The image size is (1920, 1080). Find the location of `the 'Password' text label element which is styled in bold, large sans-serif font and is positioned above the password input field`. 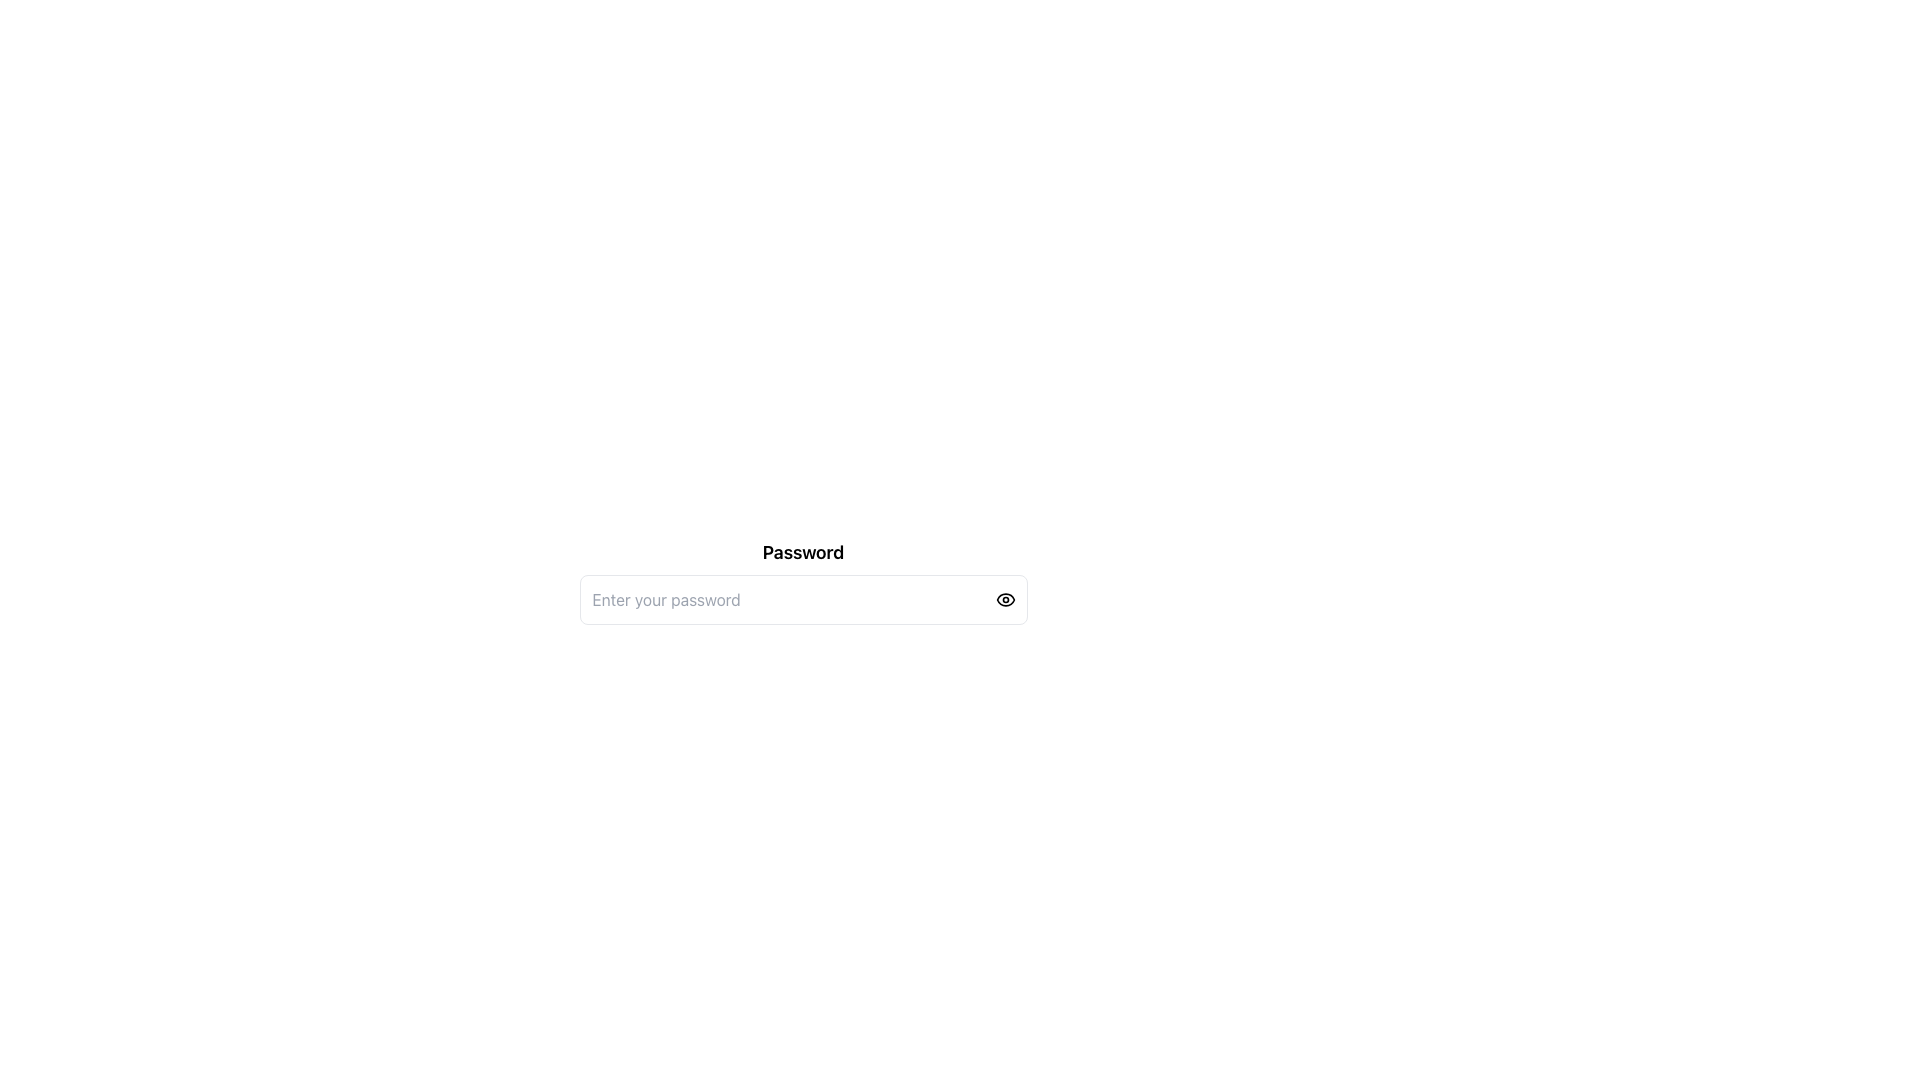

the 'Password' text label element which is styled in bold, large sans-serif font and is positioned above the password input field is located at coordinates (803, 552).